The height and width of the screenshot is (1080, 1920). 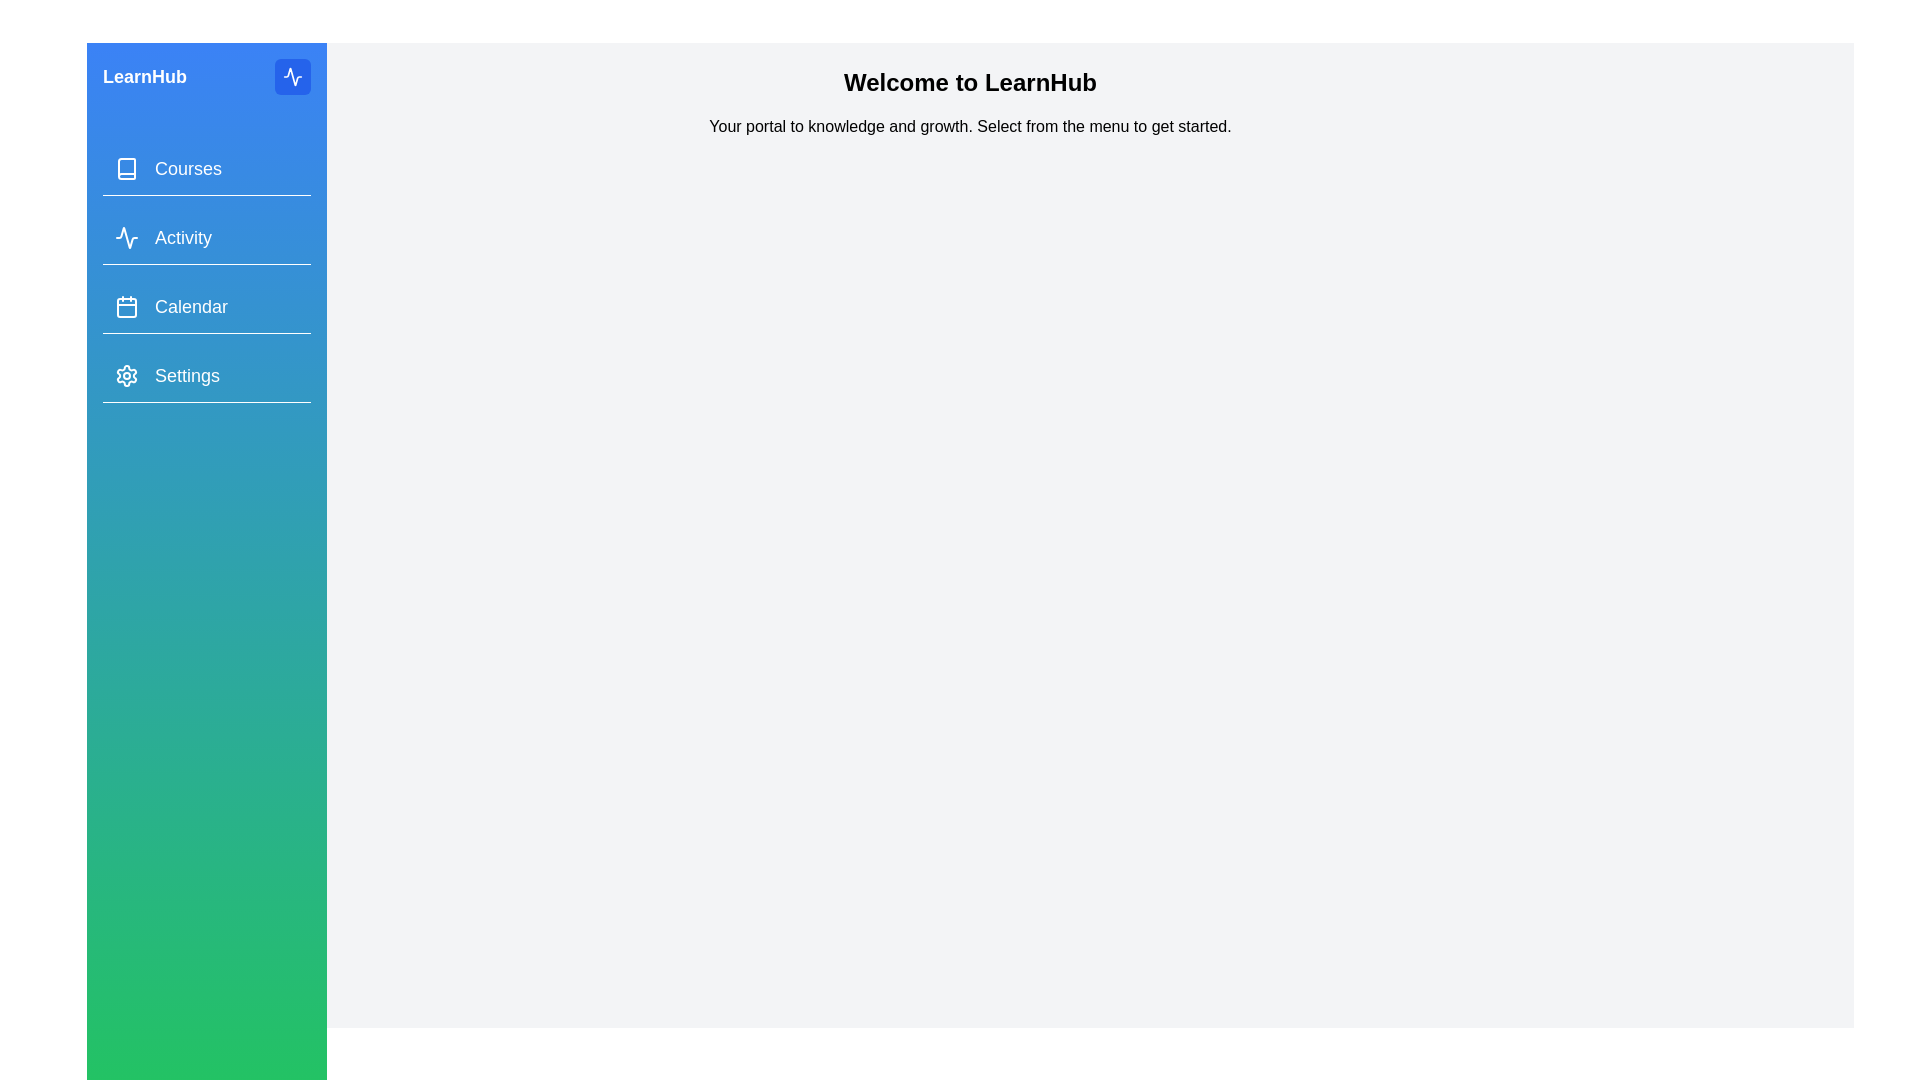 I want to click on the toggle button to close the drawer, so click(x=291, y=76).